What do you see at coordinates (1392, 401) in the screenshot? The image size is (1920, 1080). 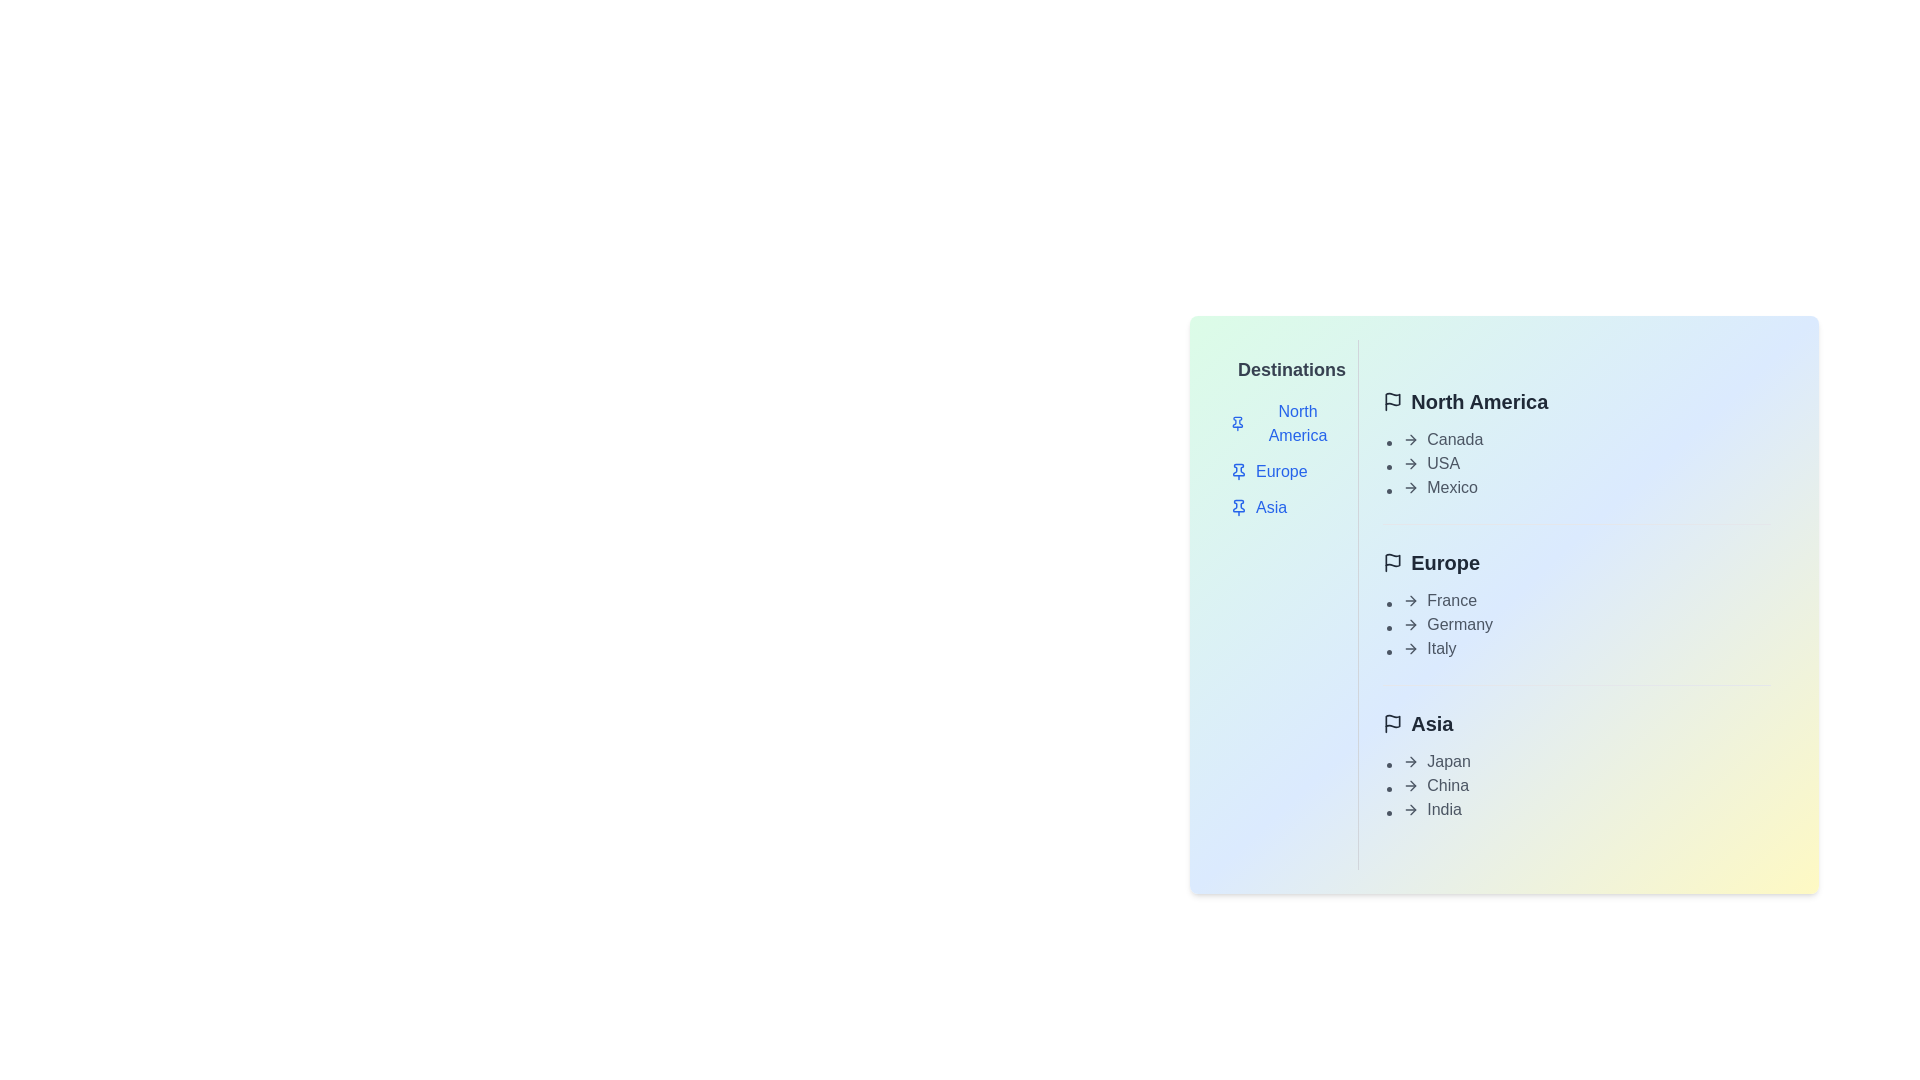 I see `the monochromatic flag icon located to the immediate left of the text 'North America' in the top-left quadrant of the main list interface` at bounding box center [1392, 401].